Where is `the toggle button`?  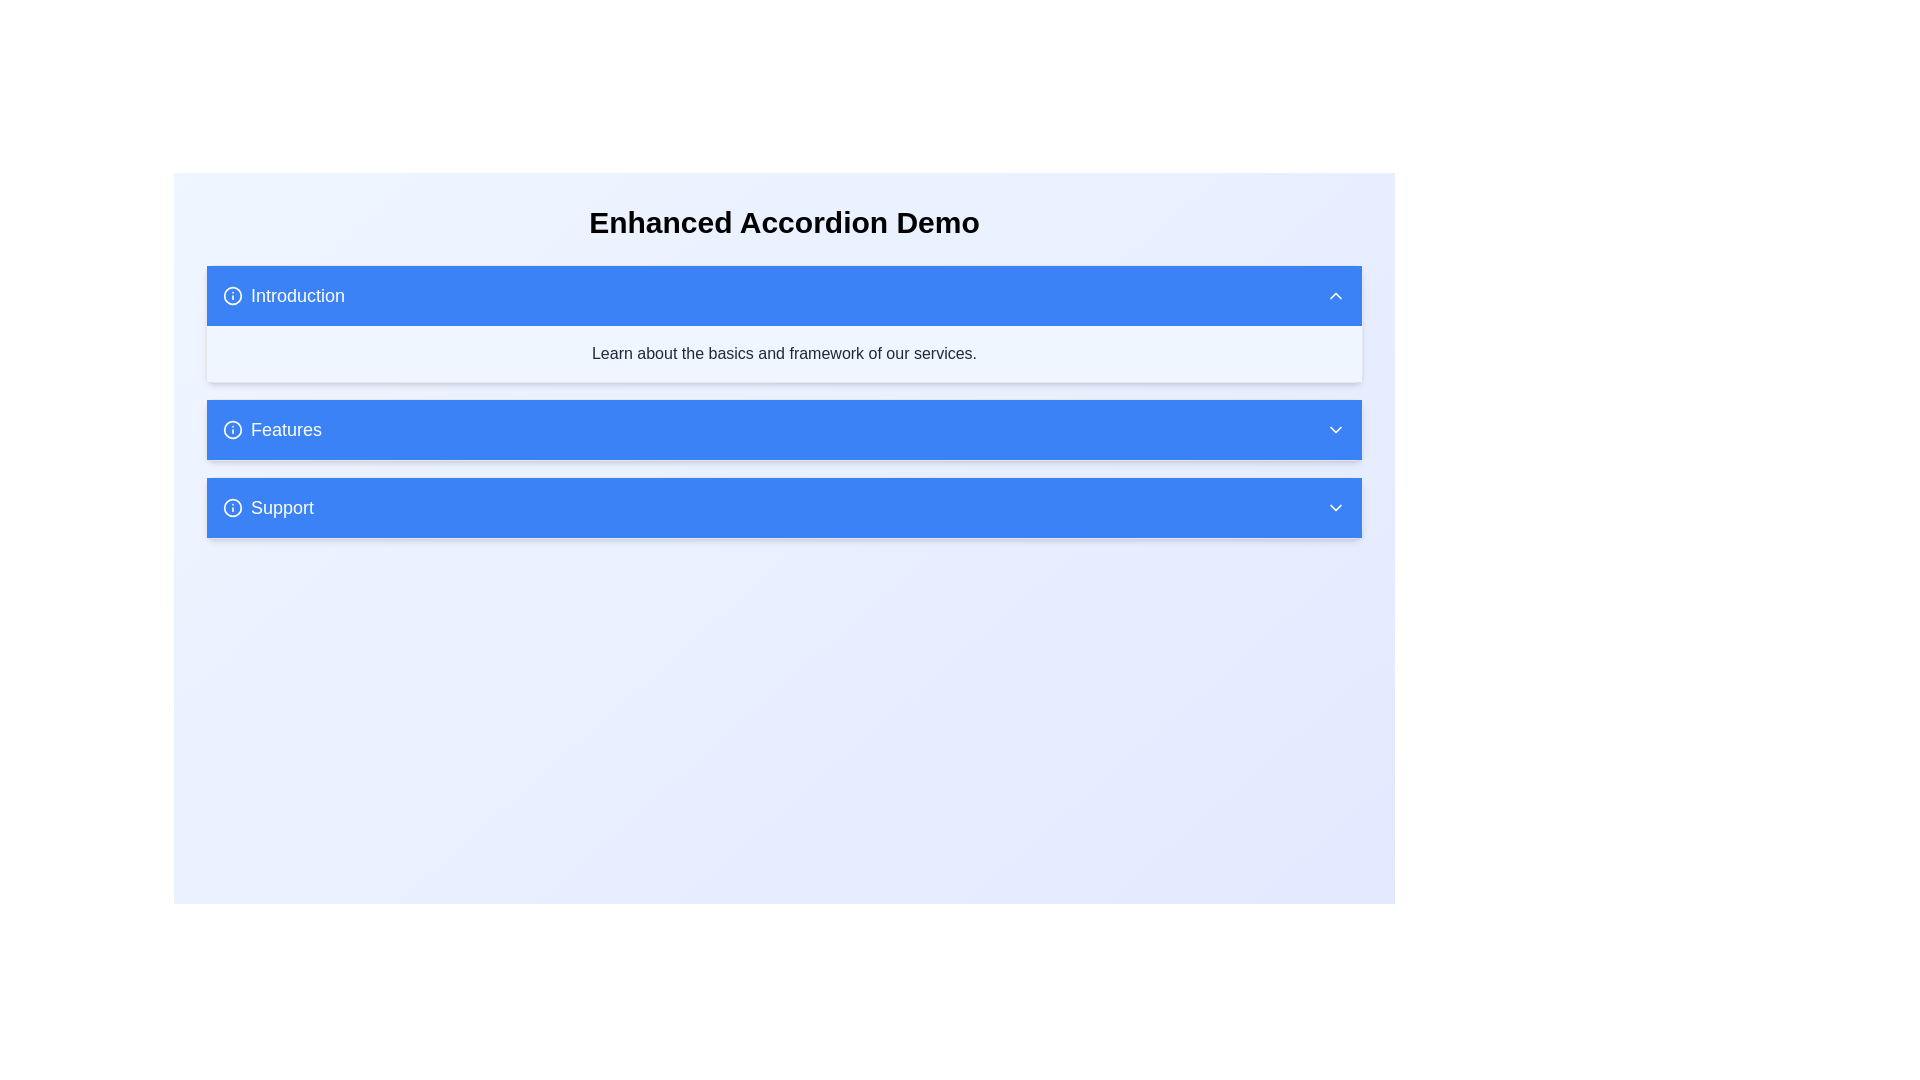 the toggle button is located at coordinates (282, 296).